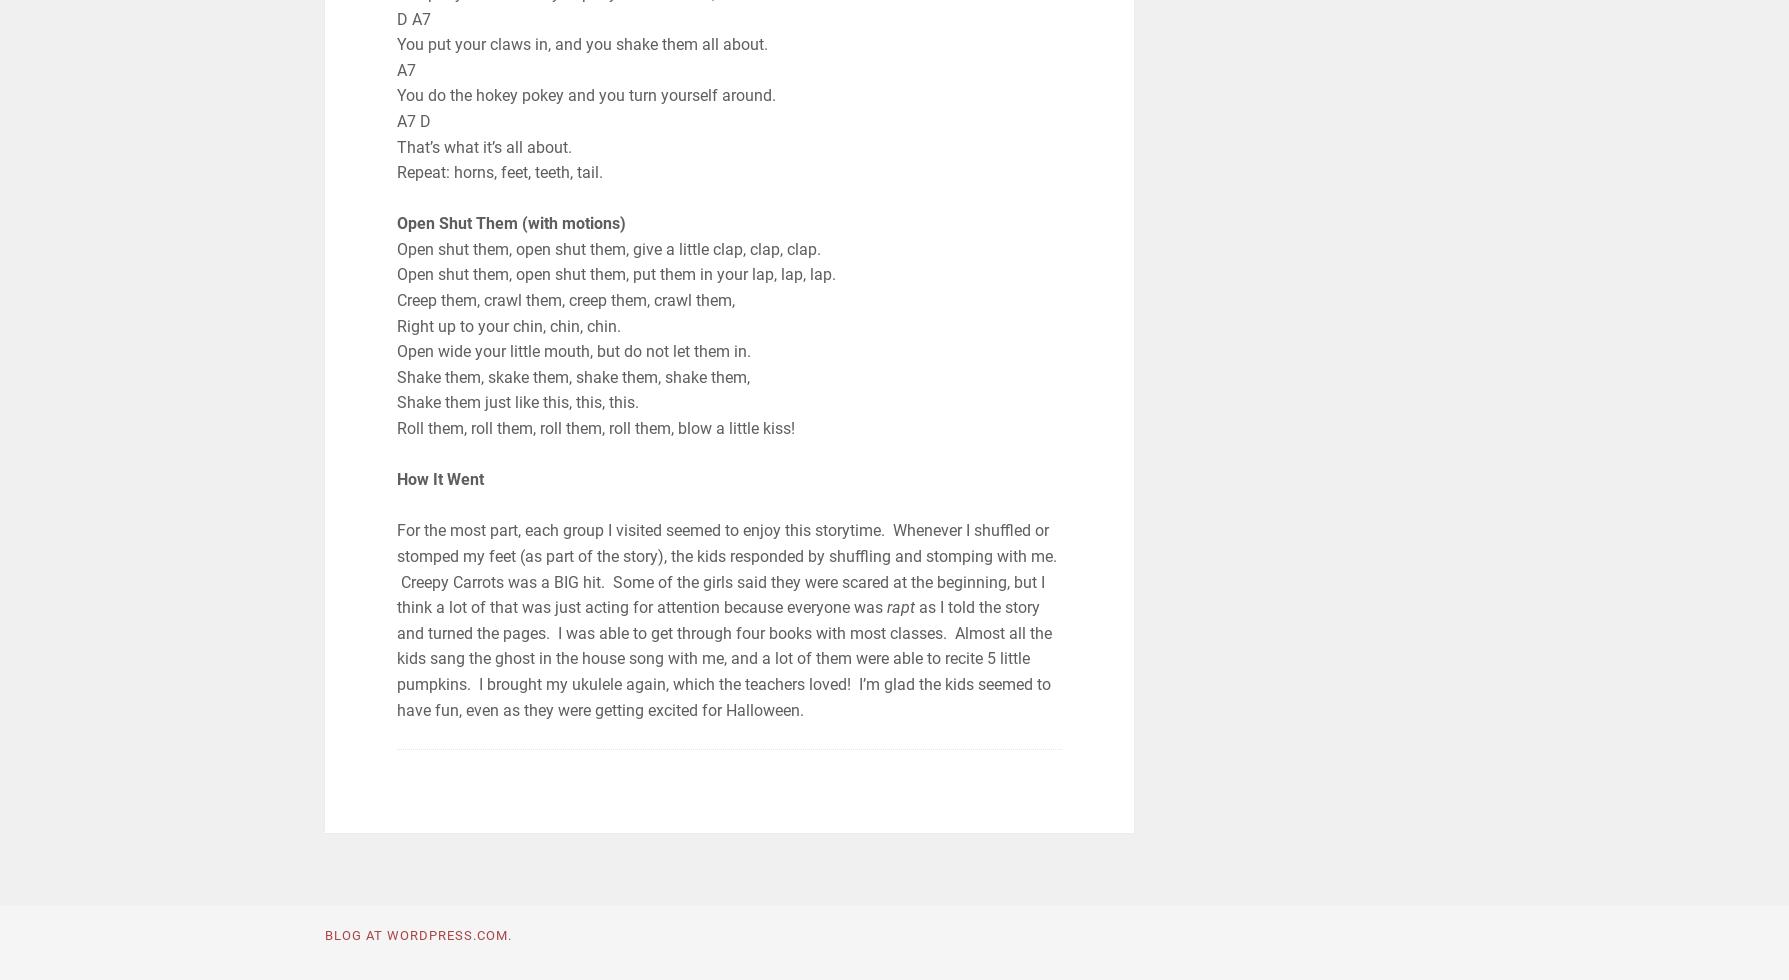 This screenshot has height=980, width=1789. I want to click on 'How It Went', so click(395, 479).